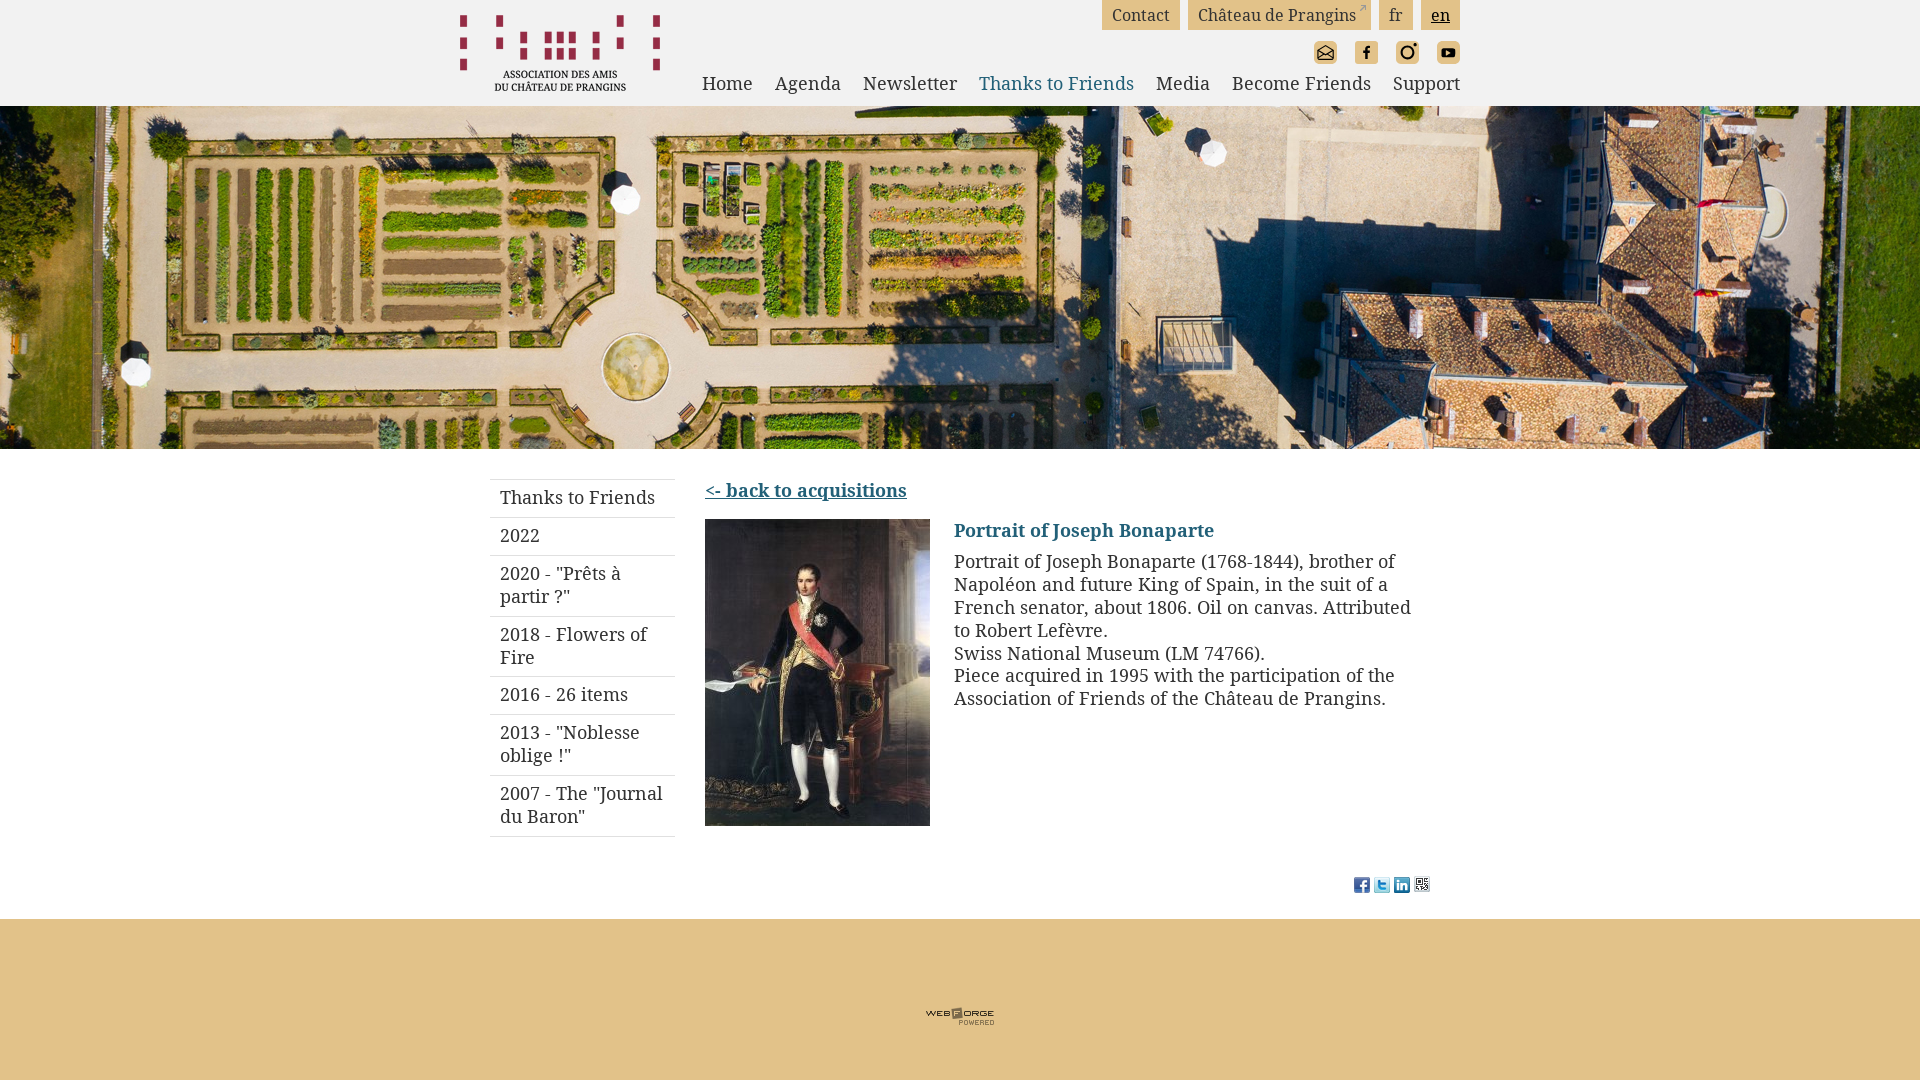  Describe the element at coordinates (1141, 15) in the screenshot. I see `'Contact'` at that location.